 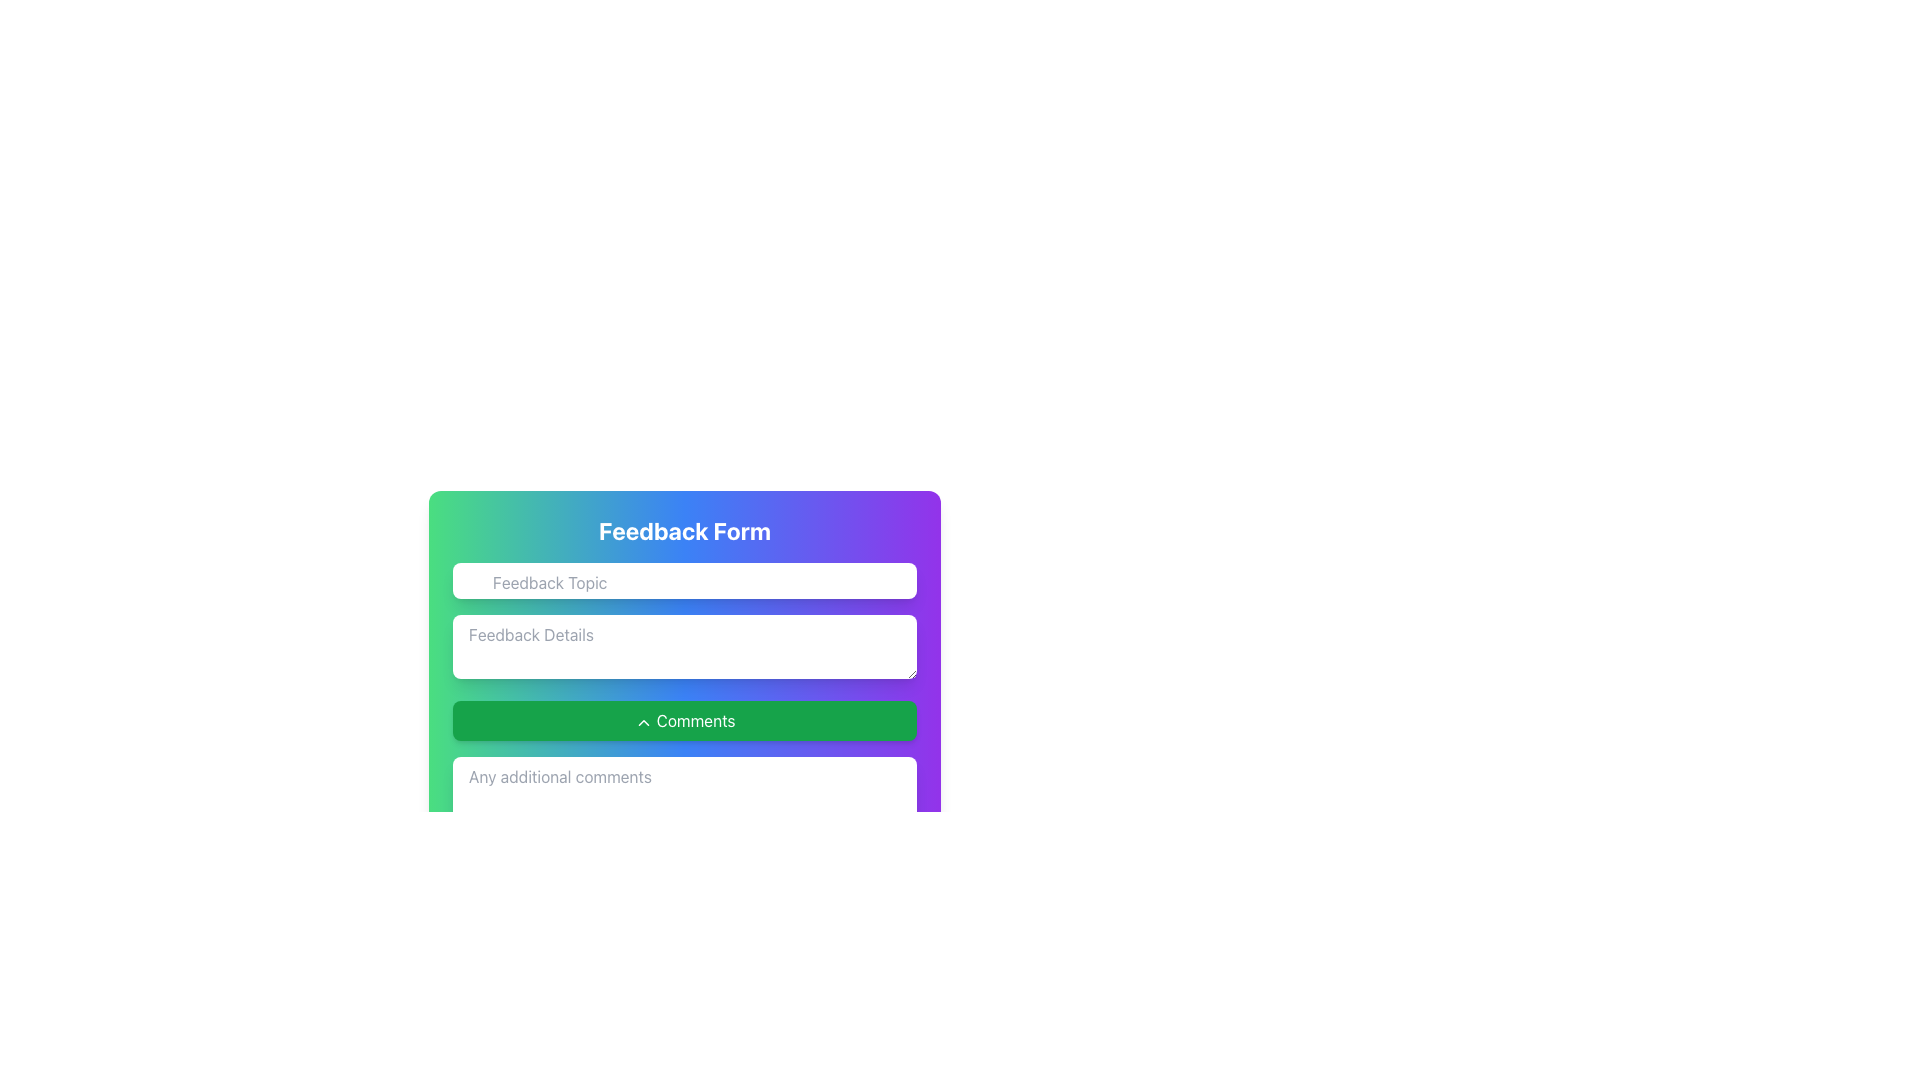 I want to click on the toggle button for 'Comments' located in the 'Feedback Form' section, so click(x=685, y=693).